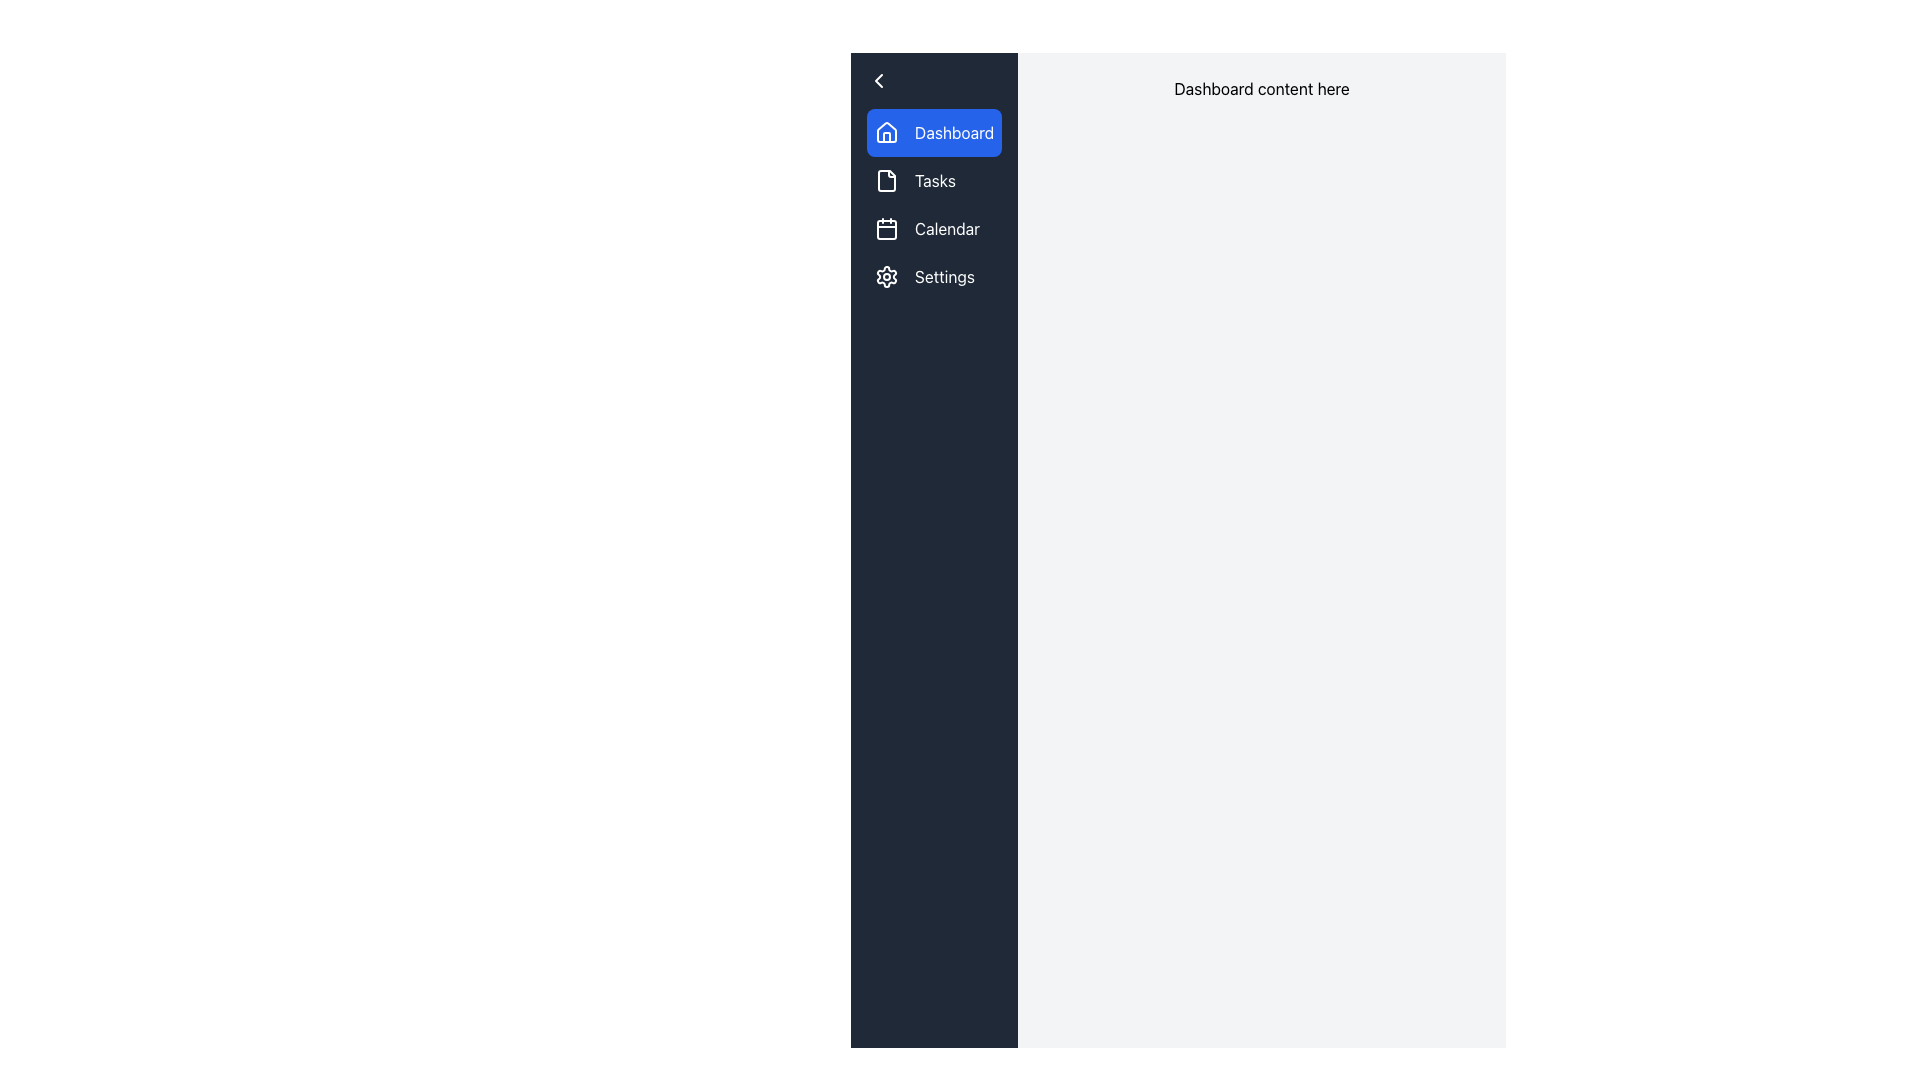  I want to click on the 'Tasks' icon located in the second menu item of the left navigation bar, so click(886, 181).